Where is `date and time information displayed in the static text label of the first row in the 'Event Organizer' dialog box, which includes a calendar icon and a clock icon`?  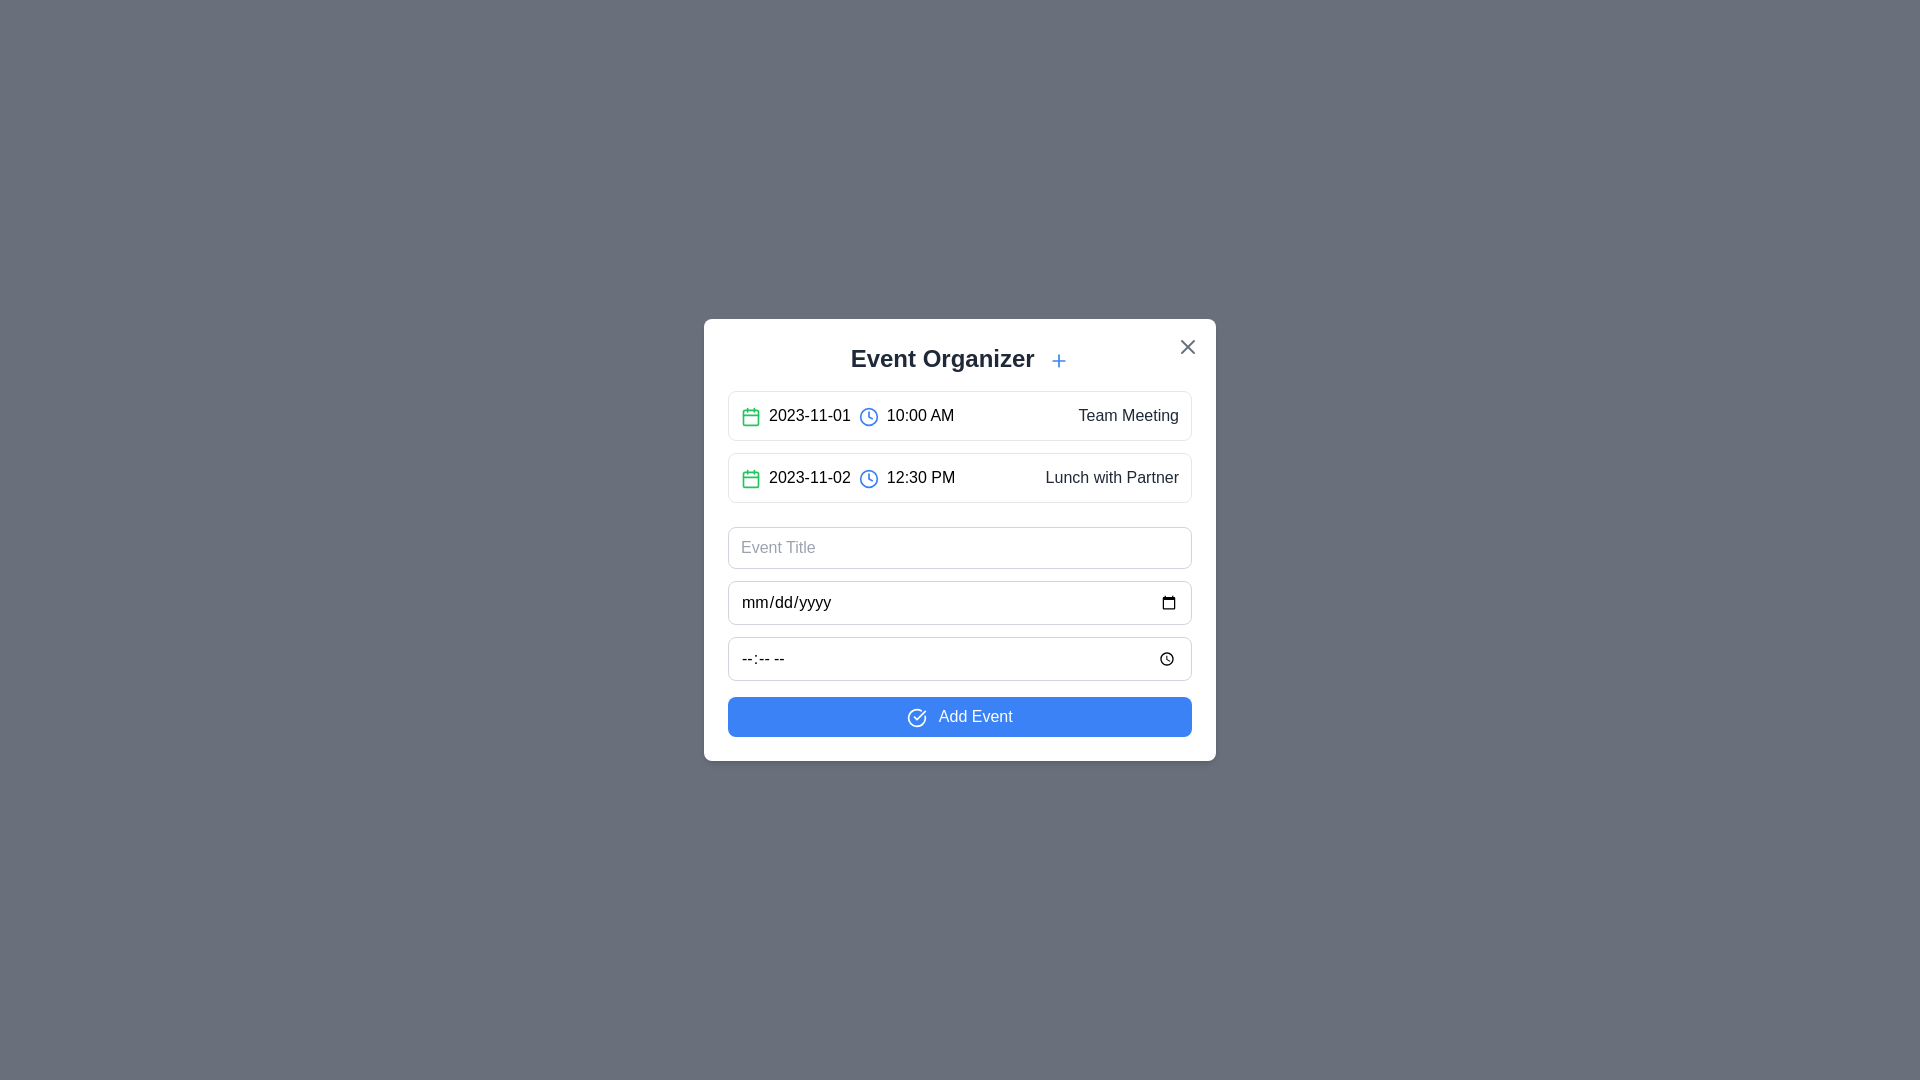 date and time information displayed in the static text label of the first row in the 'Event Organizer' dialog box, which includes a calendar icon and a clock icon is located at coordinates (847, 415).